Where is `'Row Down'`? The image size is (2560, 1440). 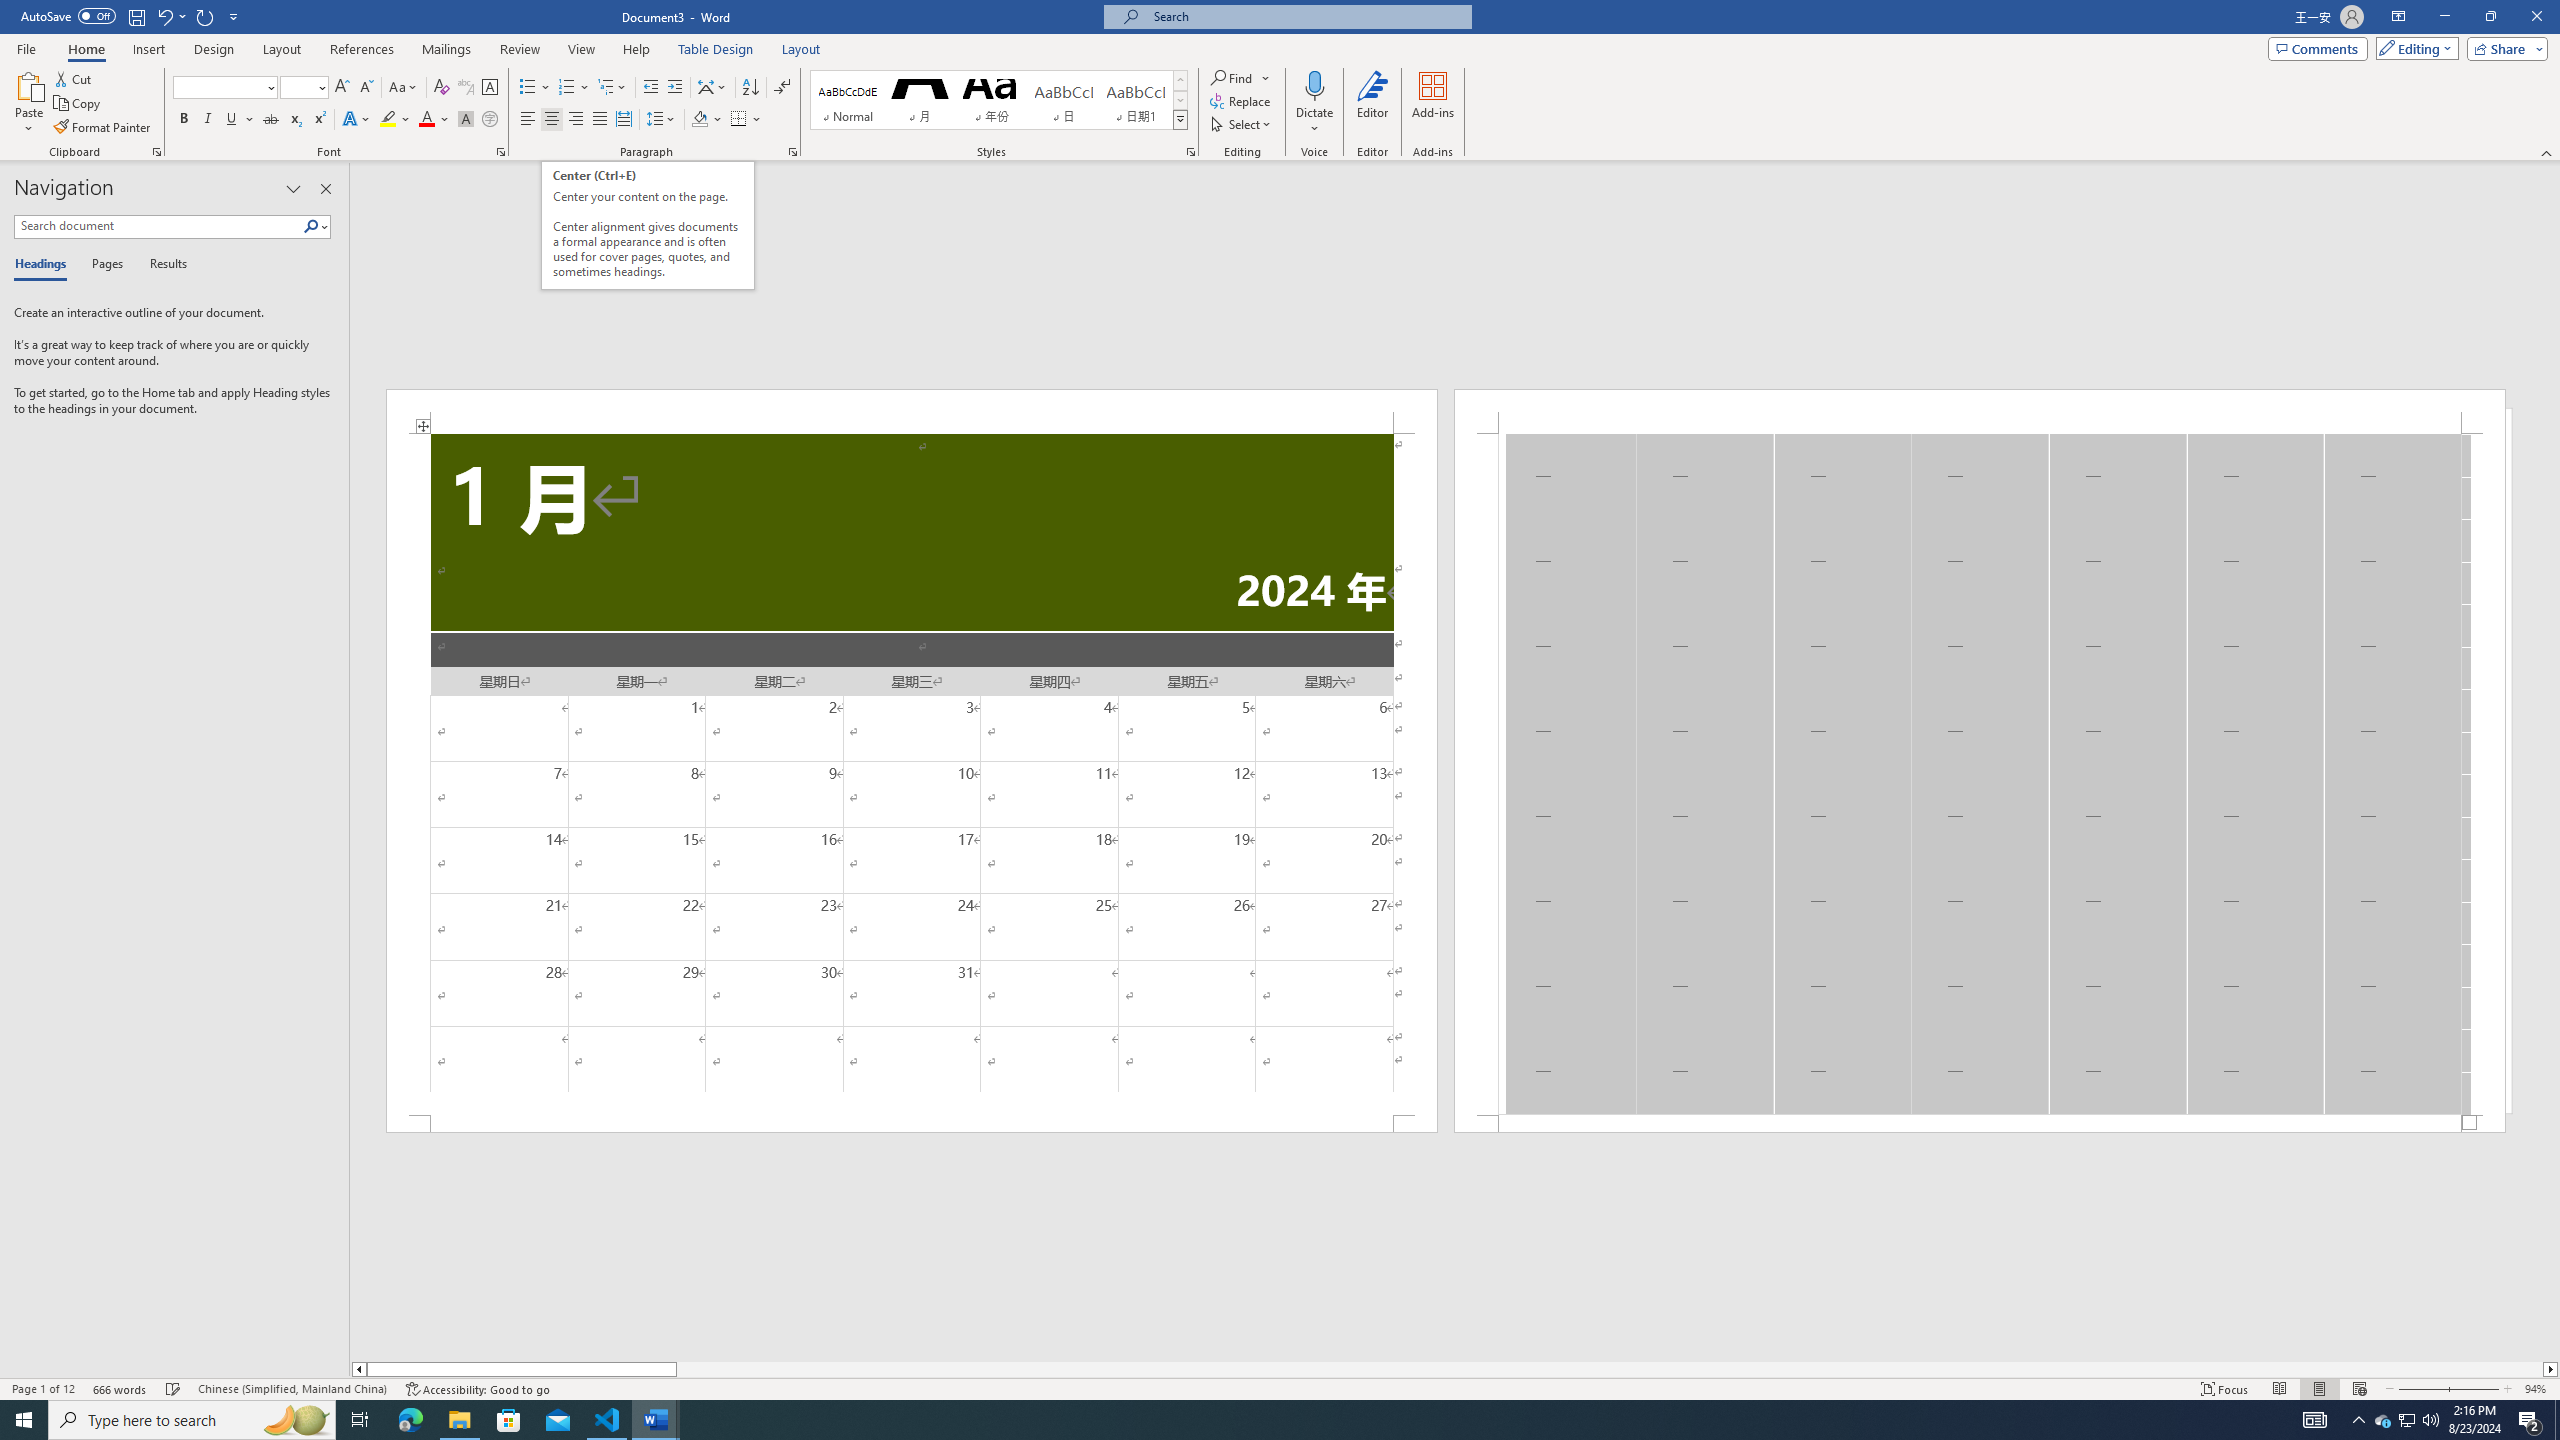
'Row Down' is located at coordinates (1179, 99).